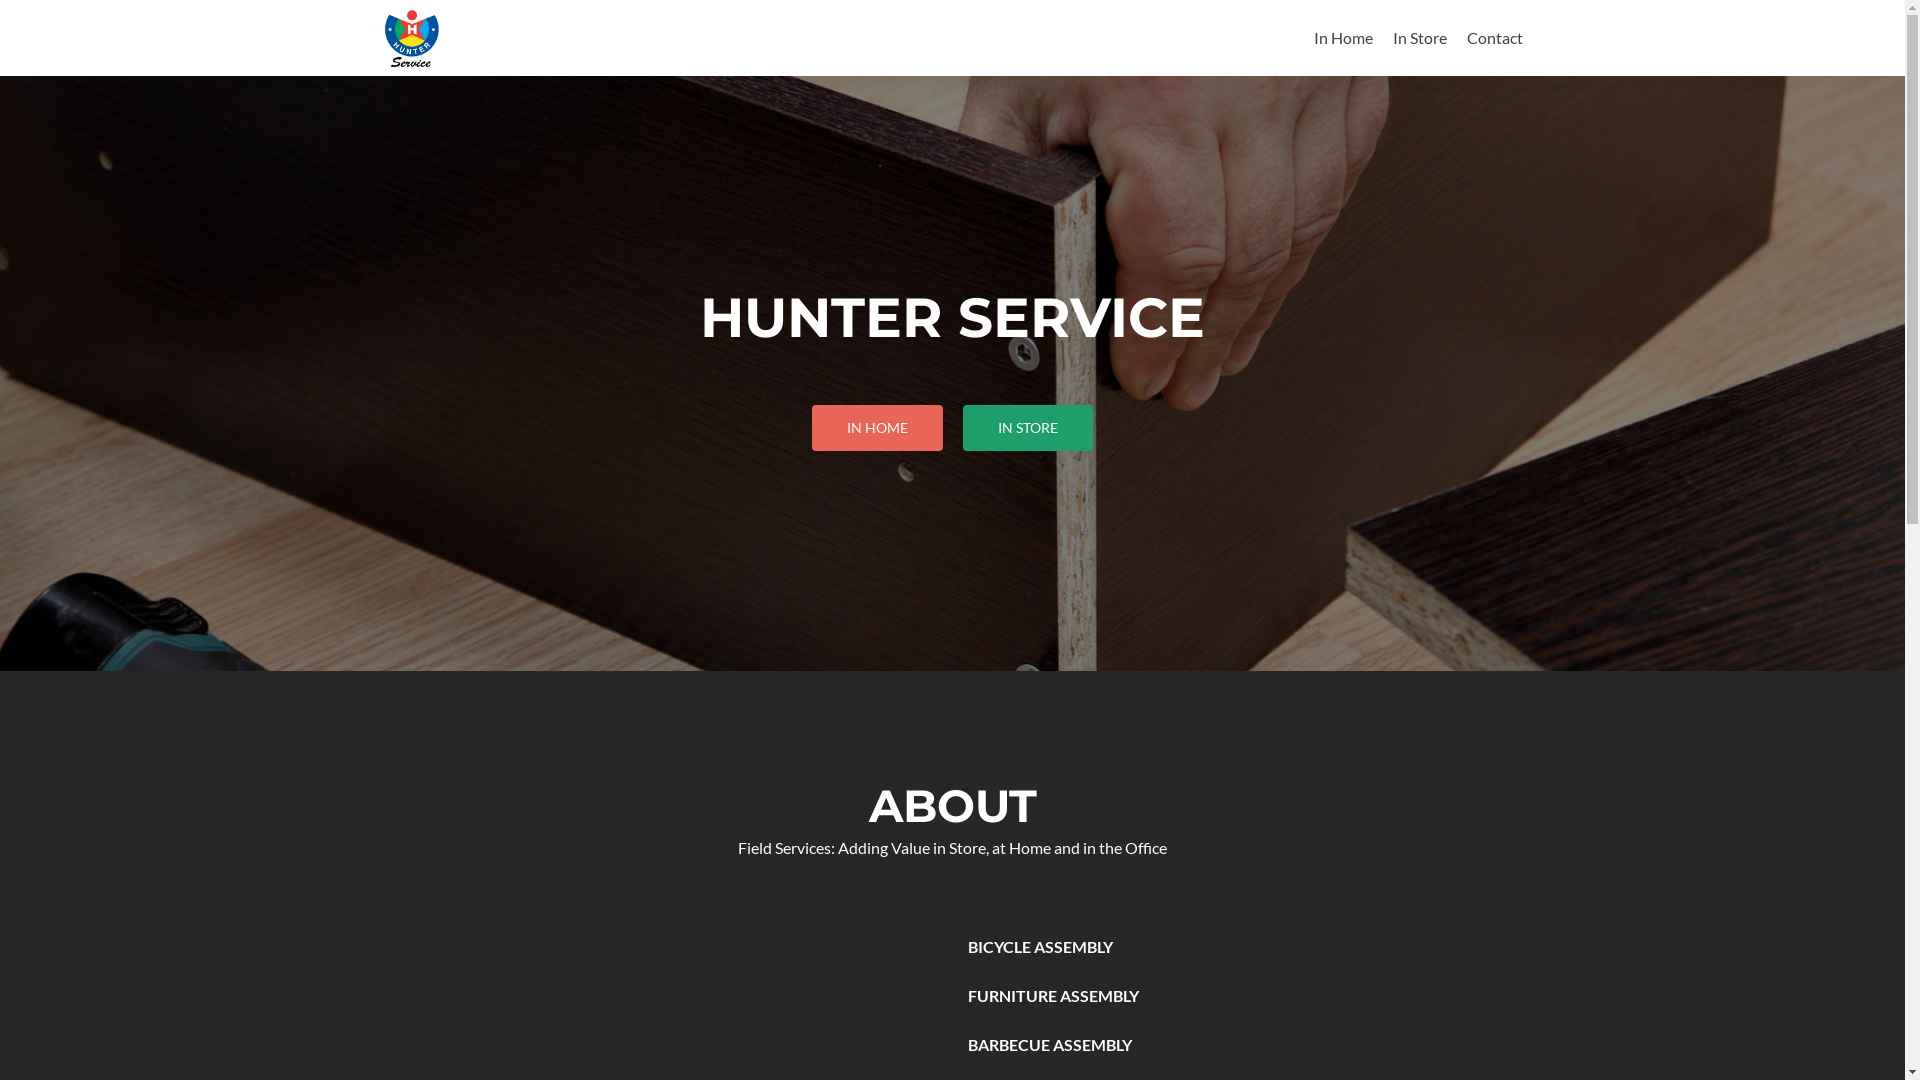 The width and height of the screenshot is (1920, 1080). What do you see at coordinates (1418, 37) in the screenshot?
I see `'In Store'` at bounding box center [1418, 37].